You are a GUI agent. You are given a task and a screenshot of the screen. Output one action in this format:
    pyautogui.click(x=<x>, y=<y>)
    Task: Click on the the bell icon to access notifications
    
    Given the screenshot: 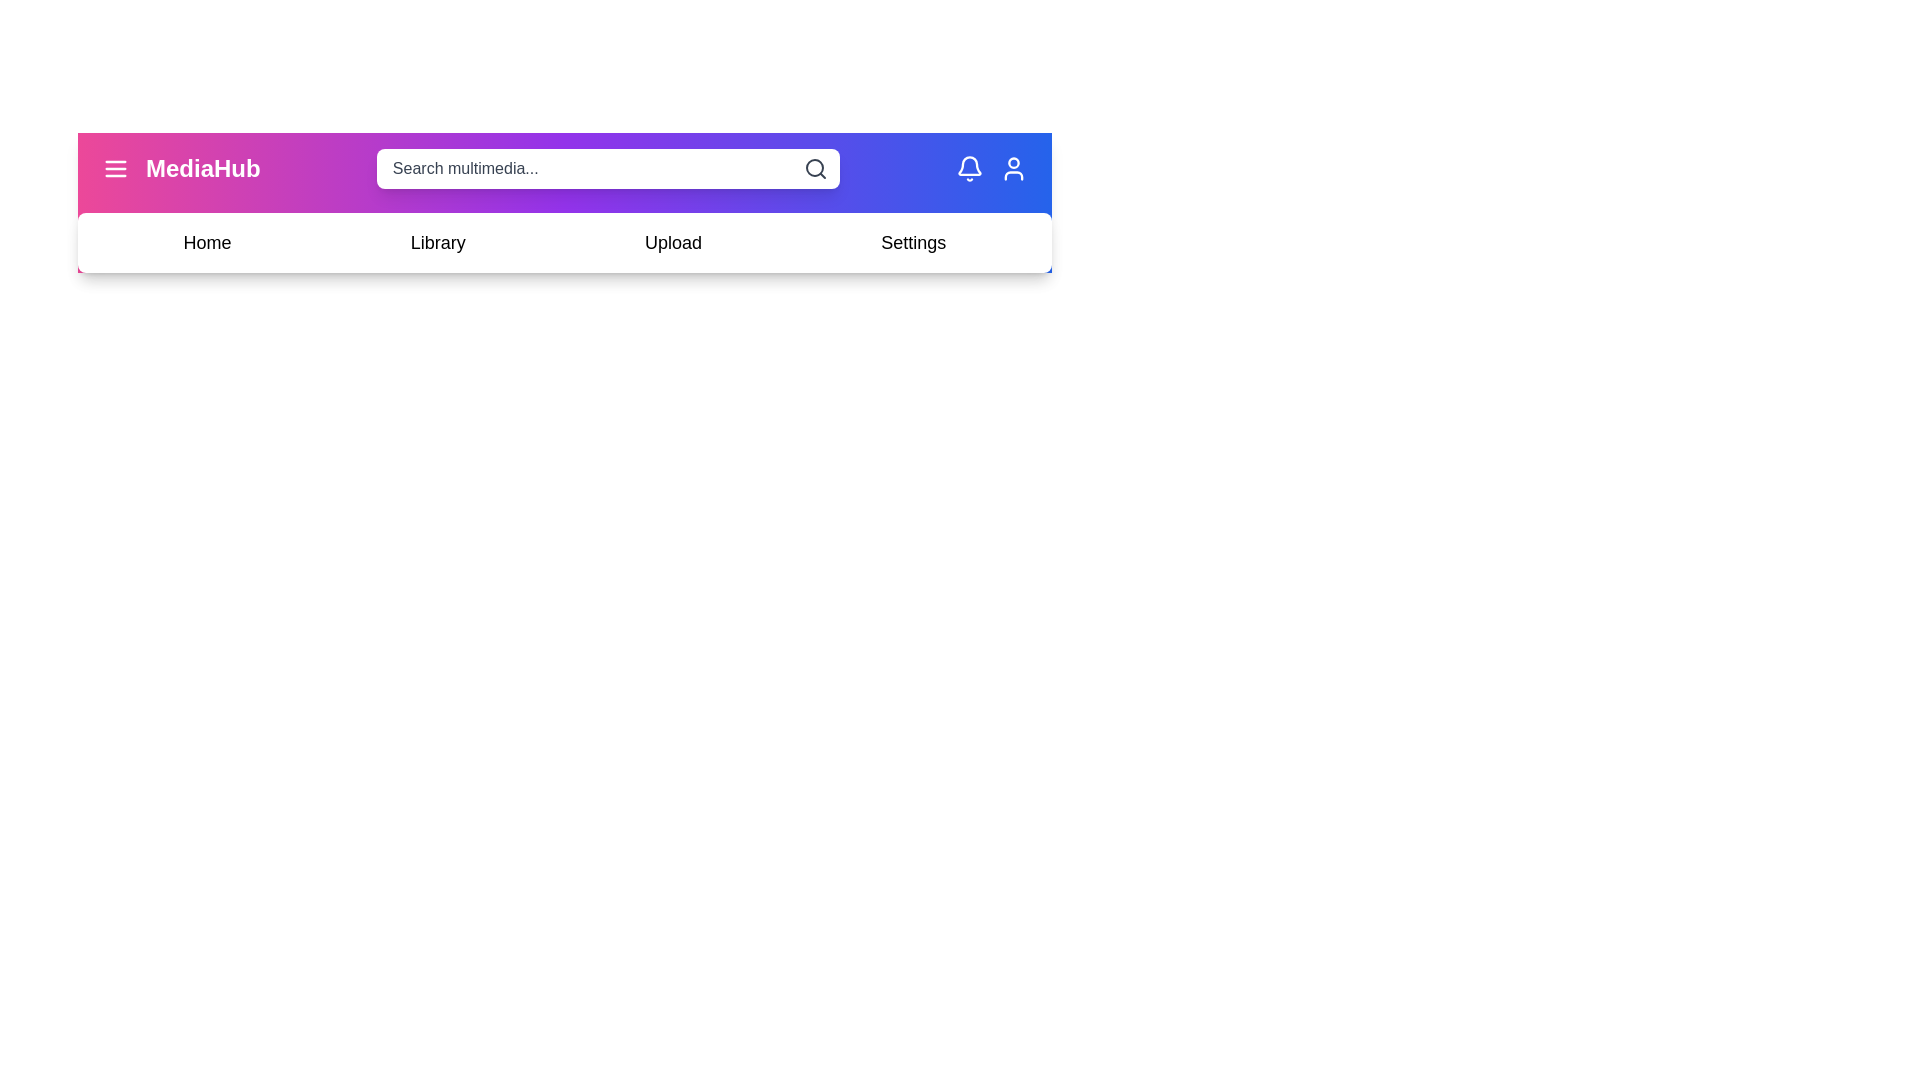 What is the action you would take?
    pyautogui.click(x=969, y=168)
    